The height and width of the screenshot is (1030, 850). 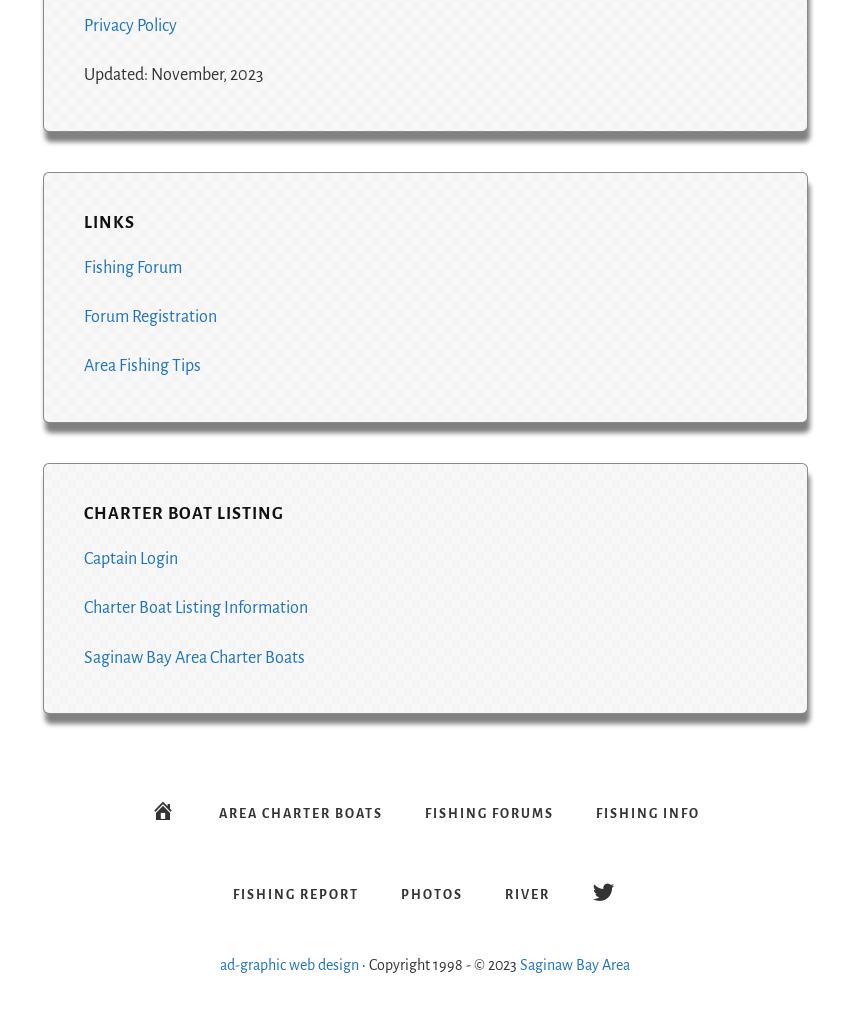 What do you see at coordinates (299, 811) in the screenshot?
I see `'Area Charter Boats'` at bounding box center [299, 811].